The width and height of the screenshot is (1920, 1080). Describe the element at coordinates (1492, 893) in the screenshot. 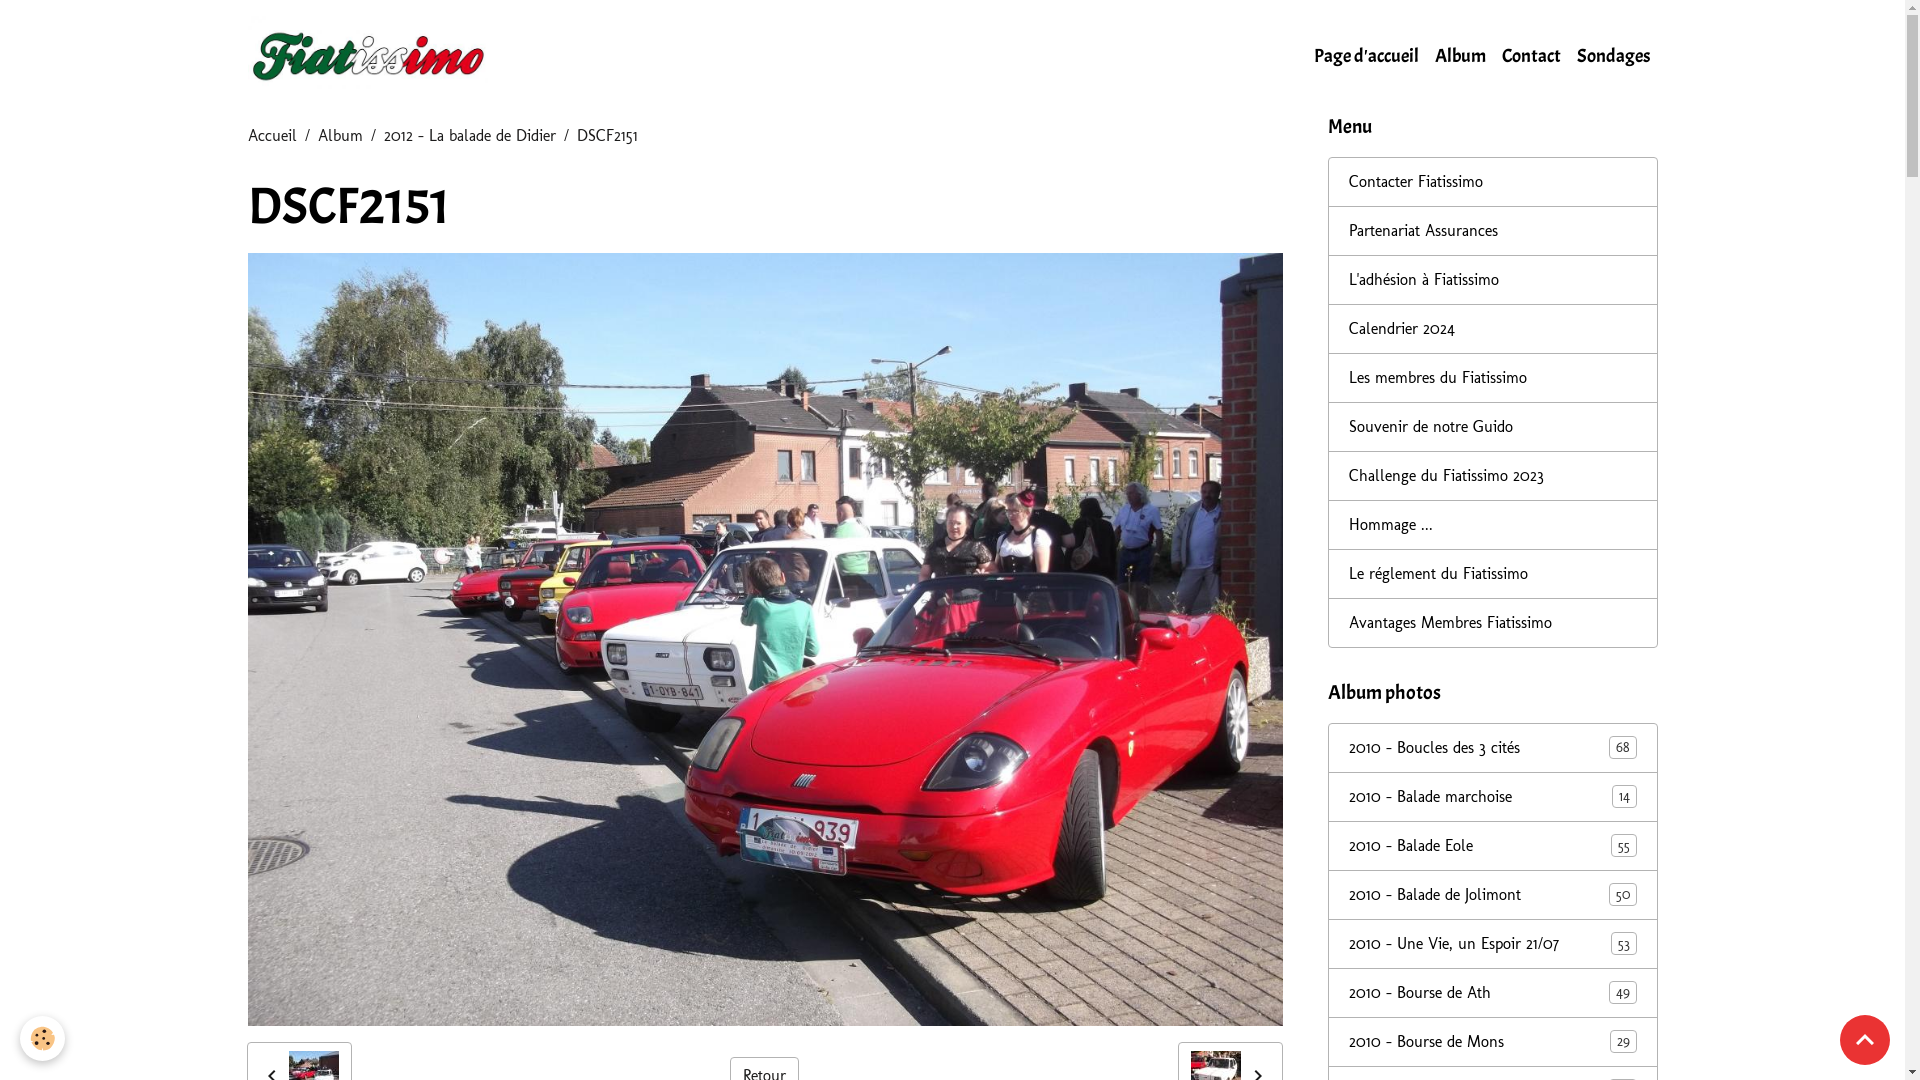

I see `'2010 - Balade de Jolimont` at that location.